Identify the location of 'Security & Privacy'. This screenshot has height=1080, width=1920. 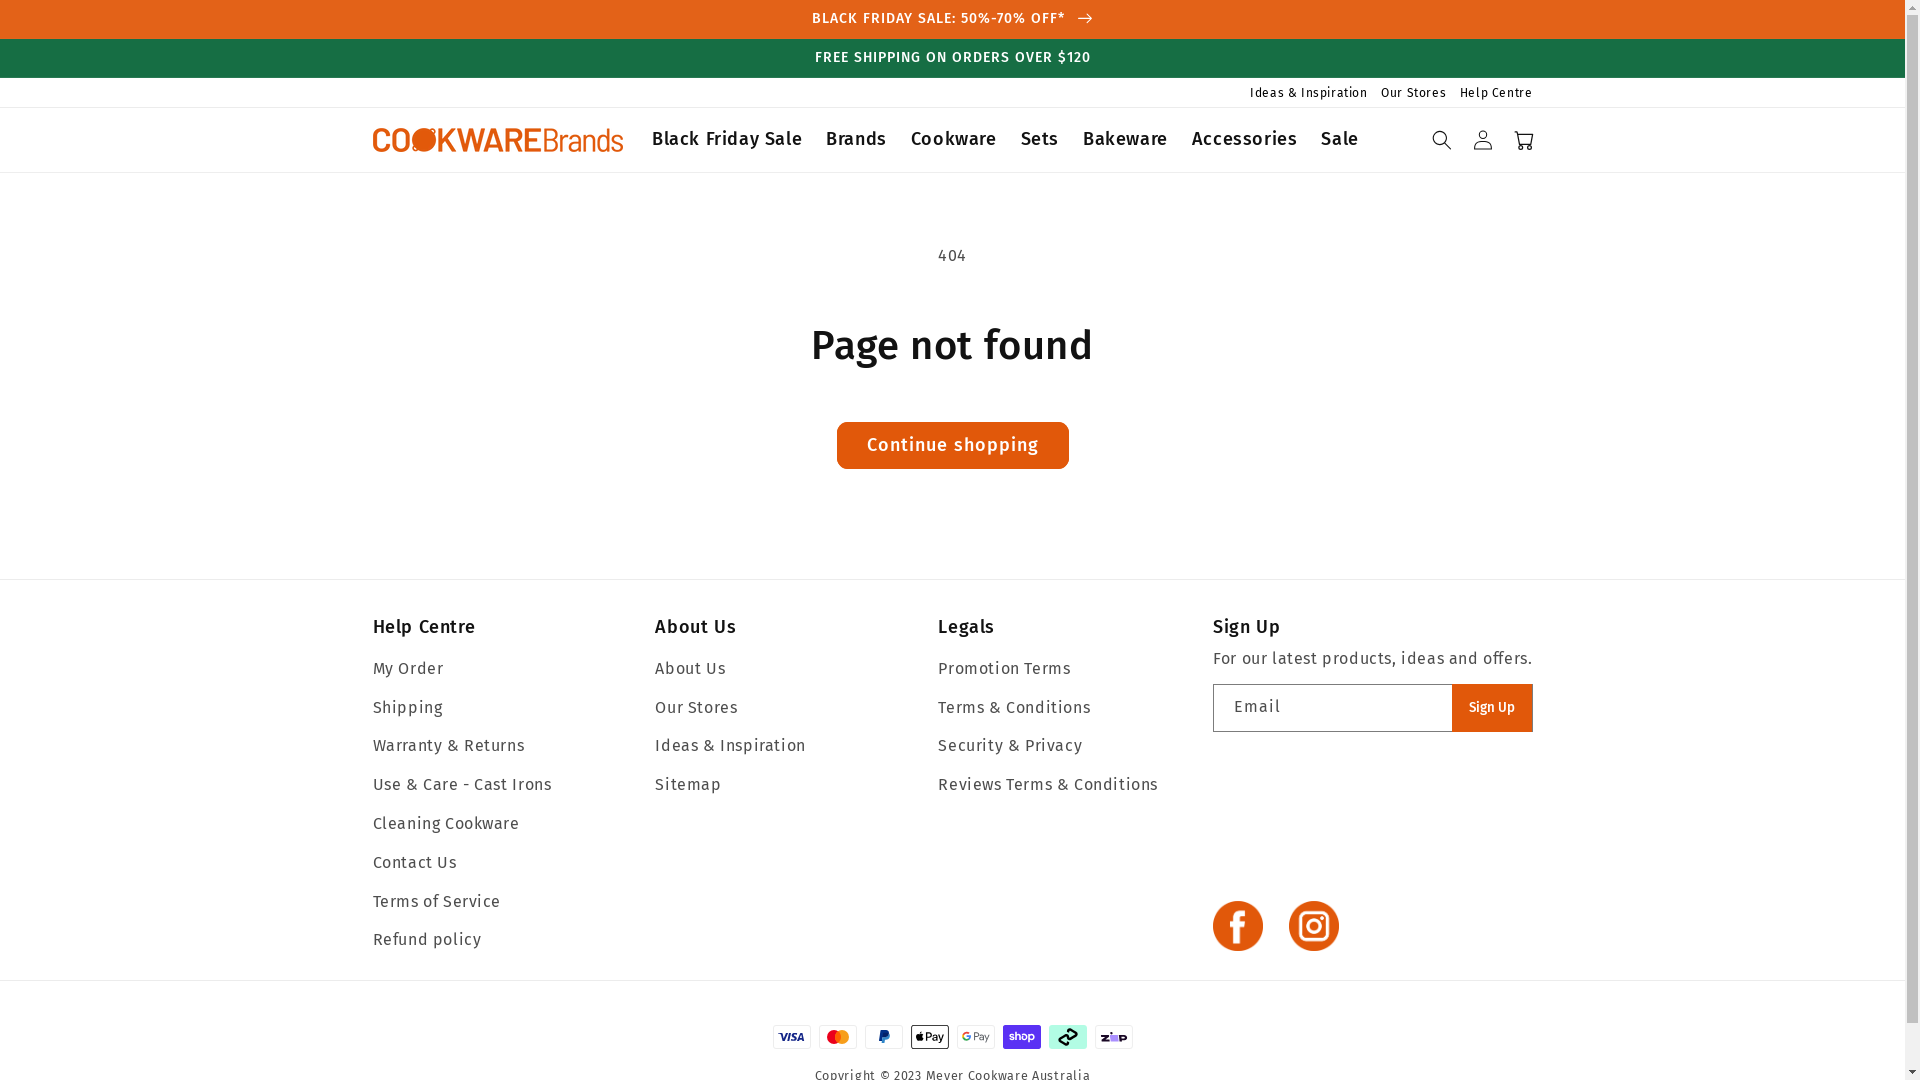
(936, 746).